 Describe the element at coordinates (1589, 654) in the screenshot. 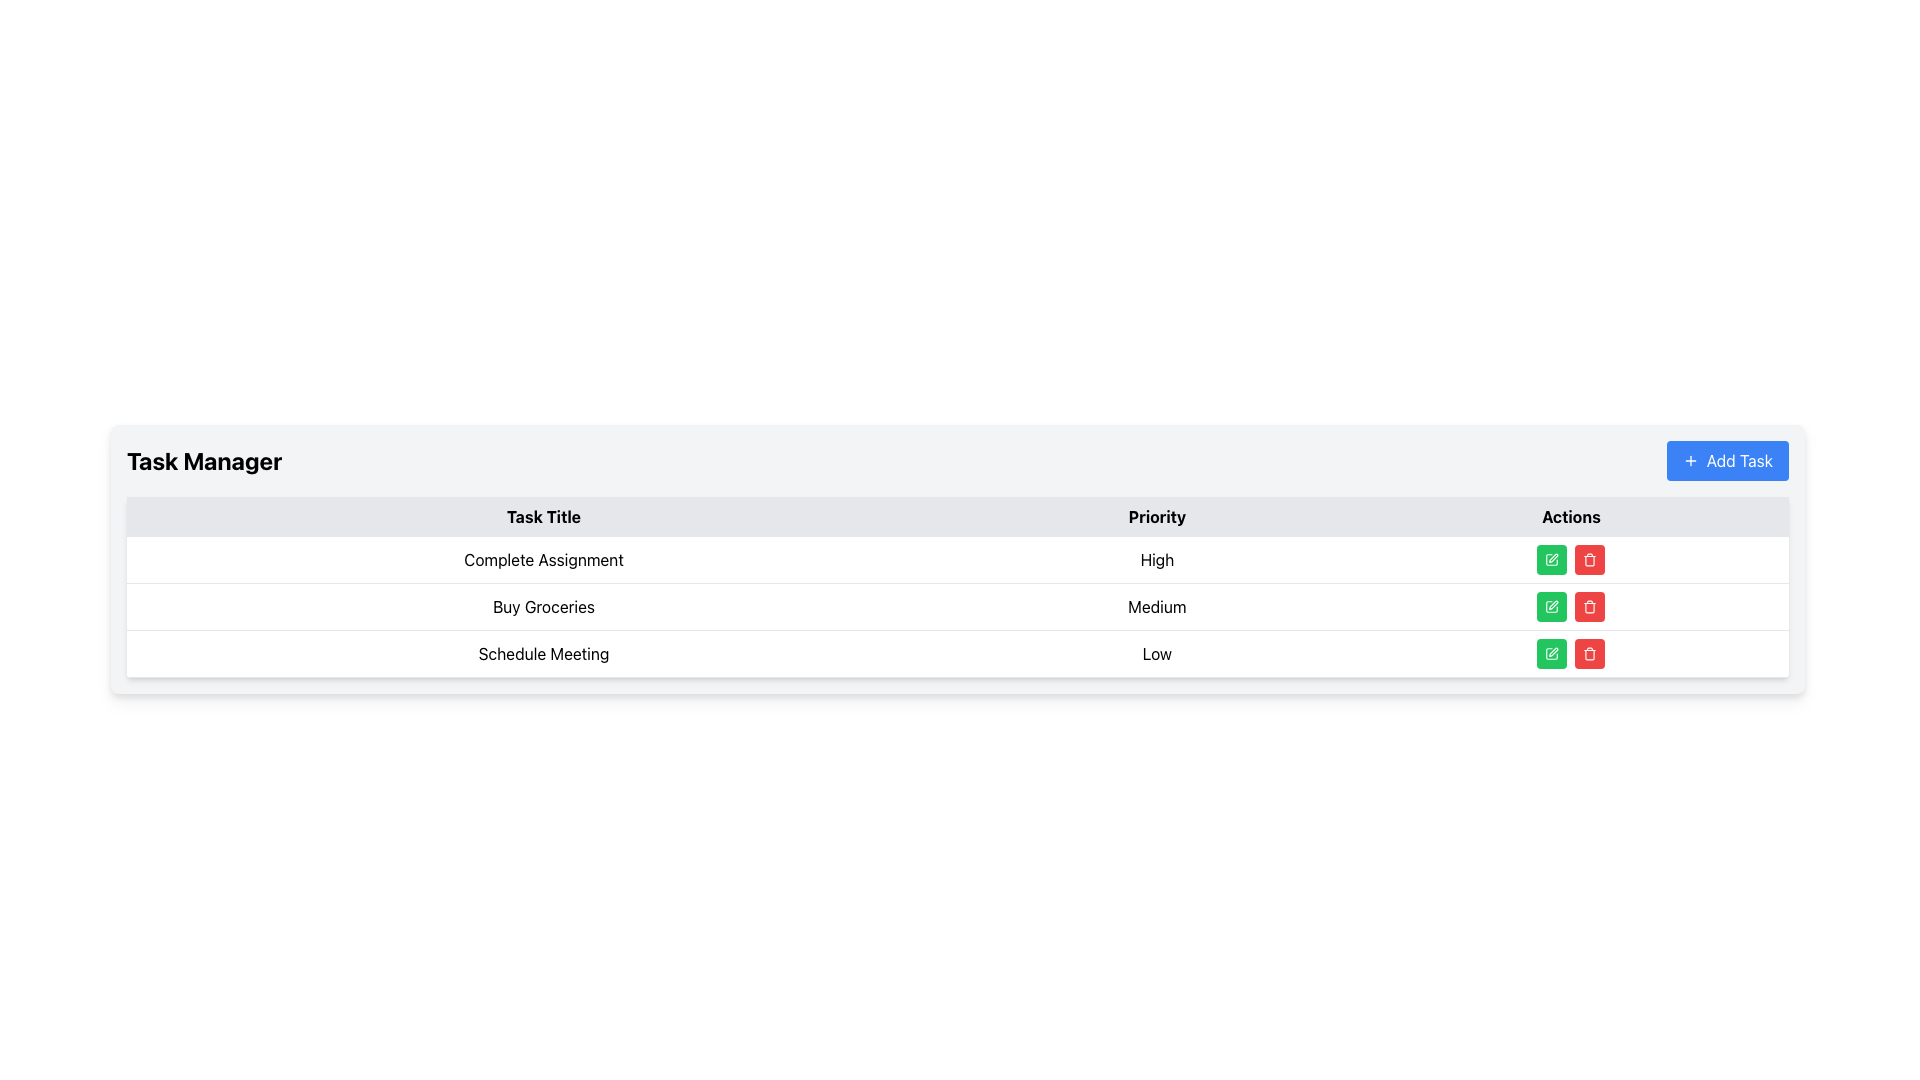

I see `the trash icon button in the 'Actions' column of the third row in the 'Task Manager' table` at that location.